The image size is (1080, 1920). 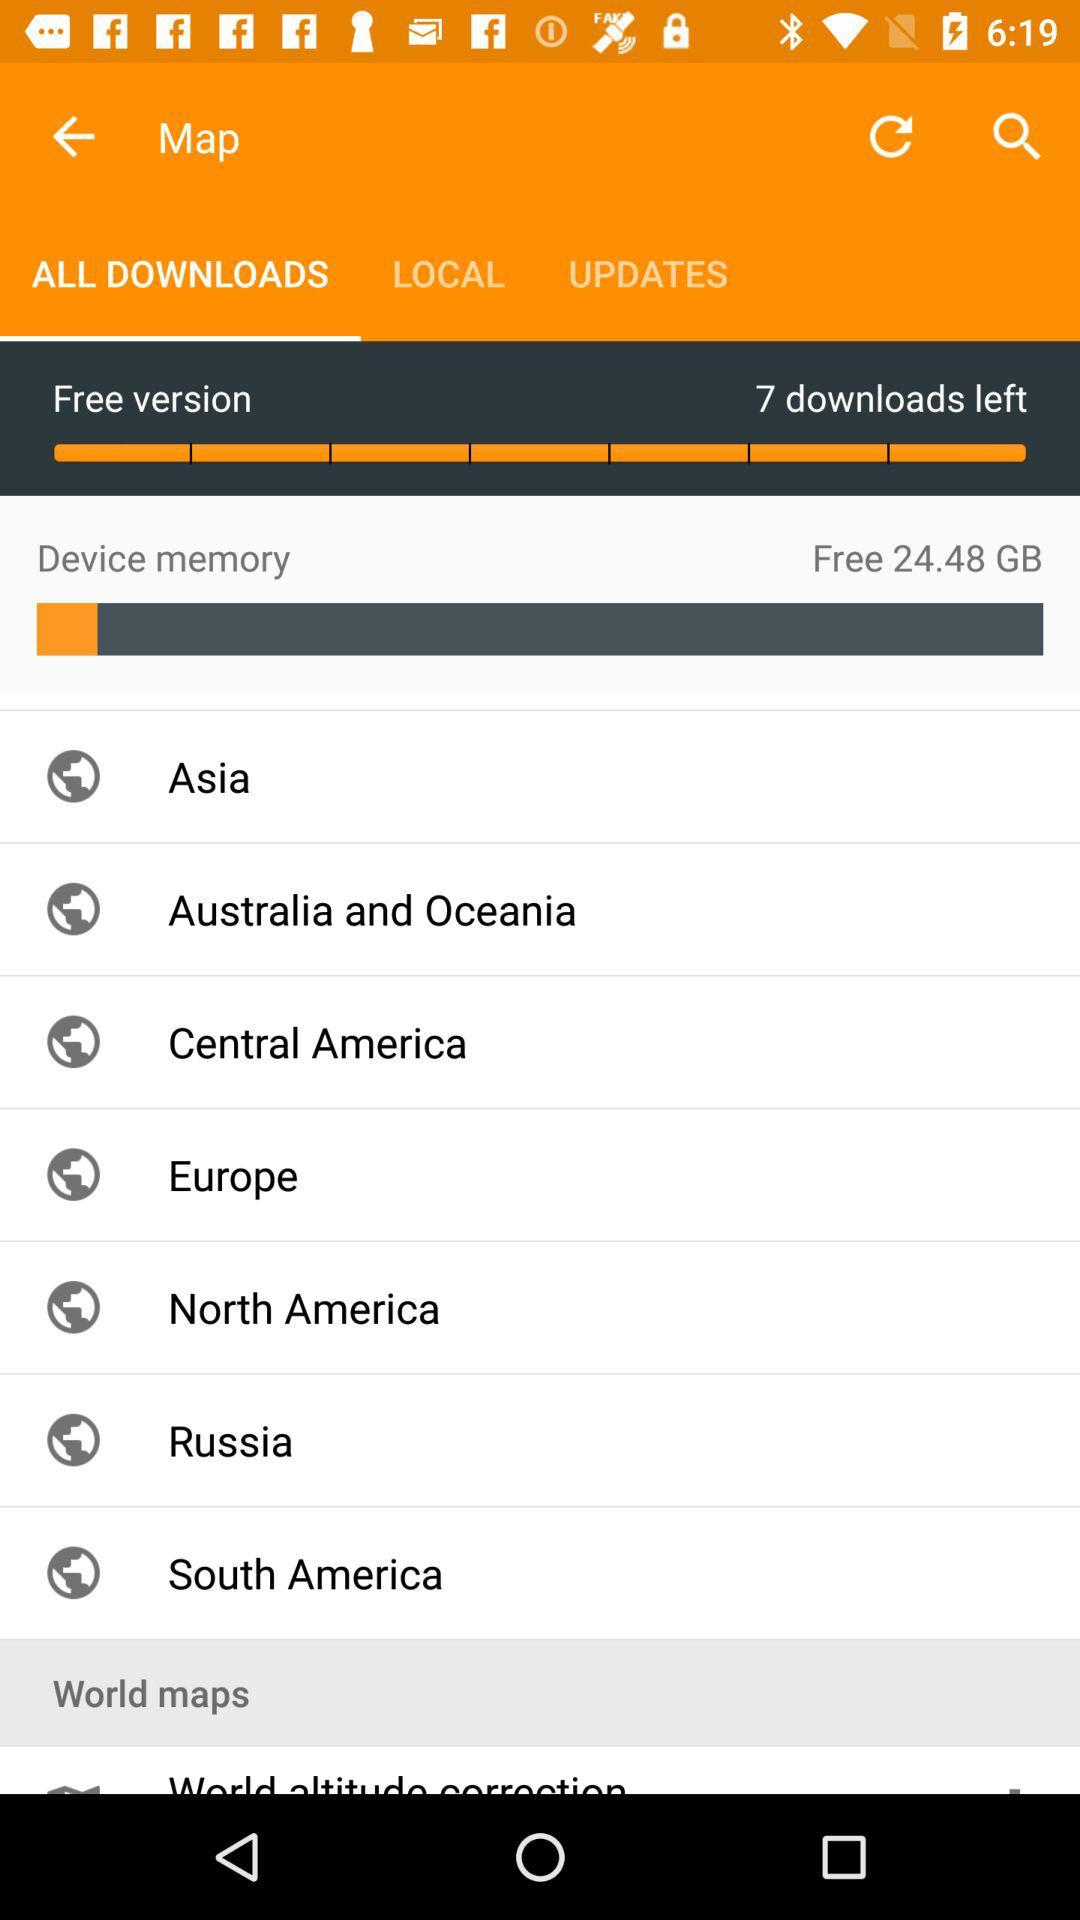 I want to click on the item next to updates item, so click(x=890, y=135).